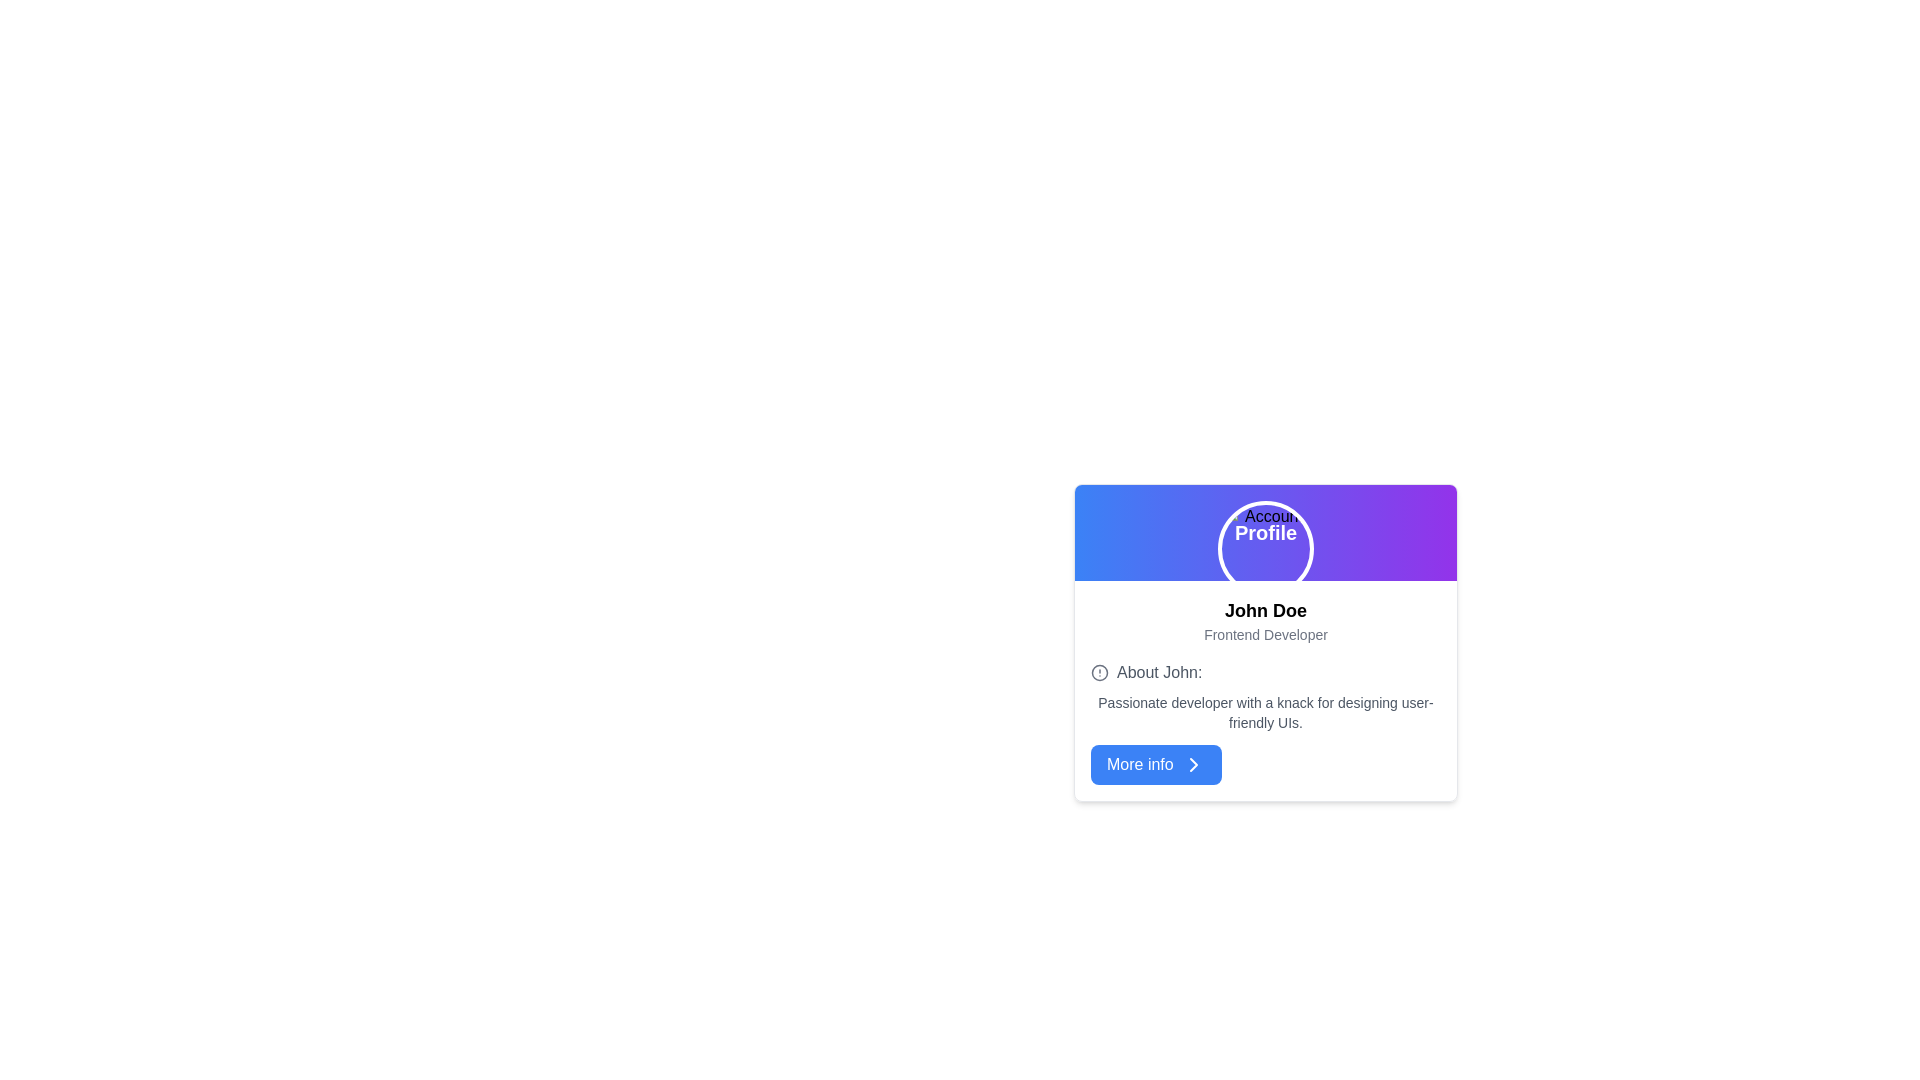 This screenshot has height=1080, width=1920. Describe the element at coordinates (1265, 620) in the screenshot. I see `the Text Display Block that presents the user's name and job title, located below the circular image area displaying the word 'Account' in the profile card` at that location.